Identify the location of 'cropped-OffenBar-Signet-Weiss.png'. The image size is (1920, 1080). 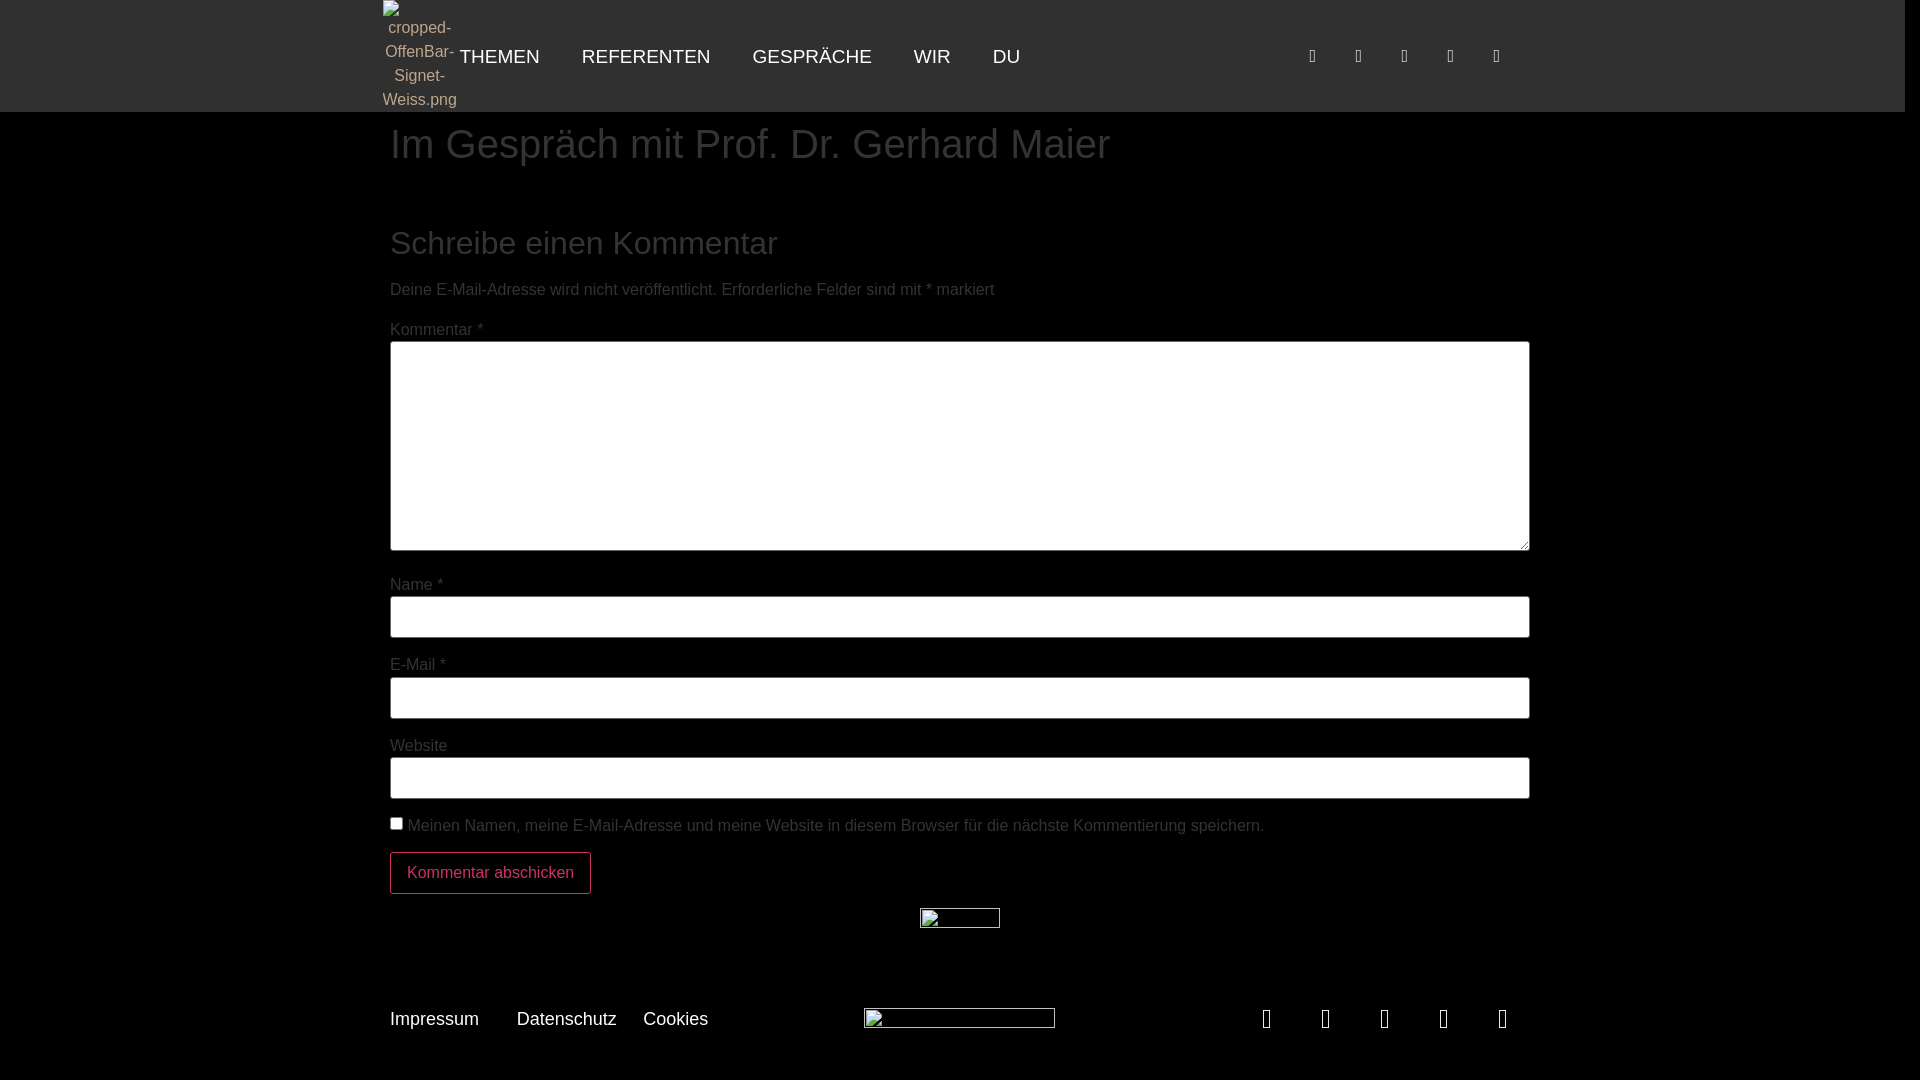
(382, 55).